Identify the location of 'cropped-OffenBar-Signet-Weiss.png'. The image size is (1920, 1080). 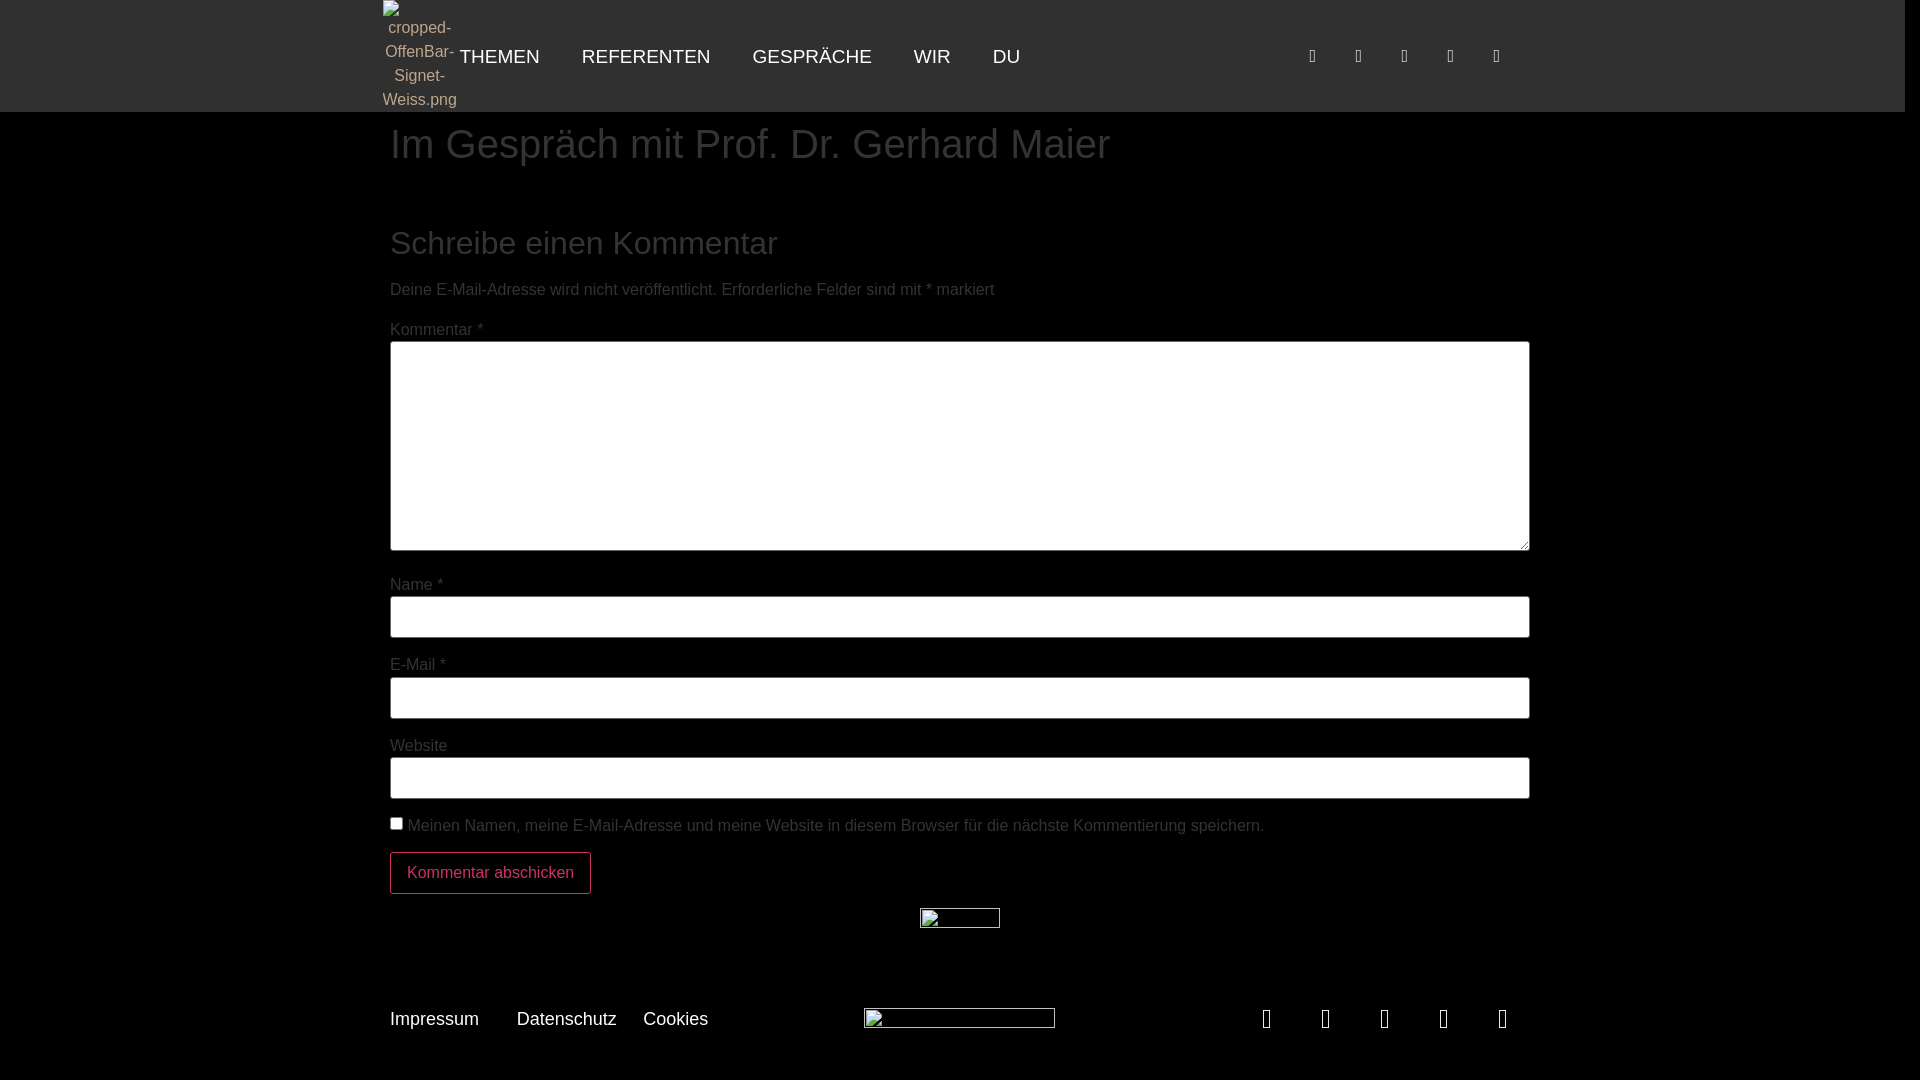
(382, 55).